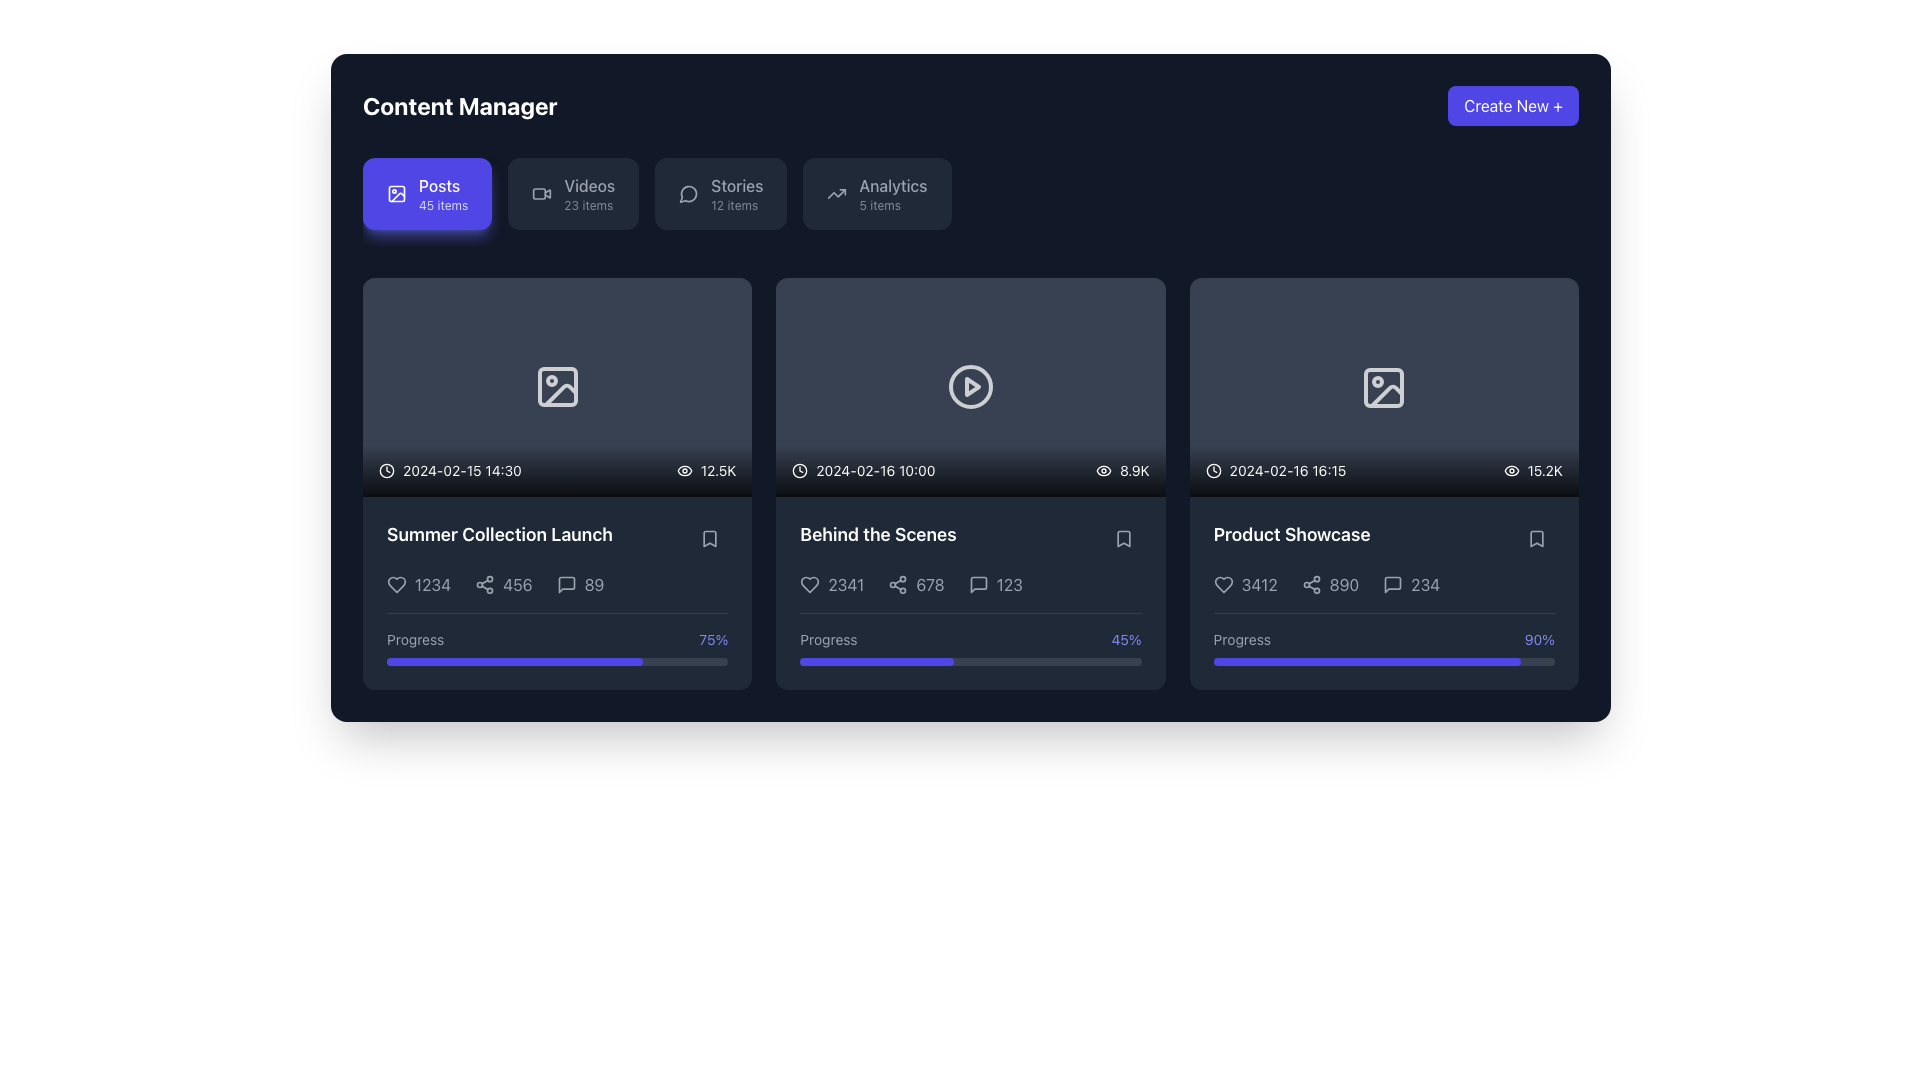 The image size is (1920, 1080). I want to click on on the statistics display showing 'likes', 'shares', and 'comments' values below the 'Product Showcase' text, so click(1382, 585).